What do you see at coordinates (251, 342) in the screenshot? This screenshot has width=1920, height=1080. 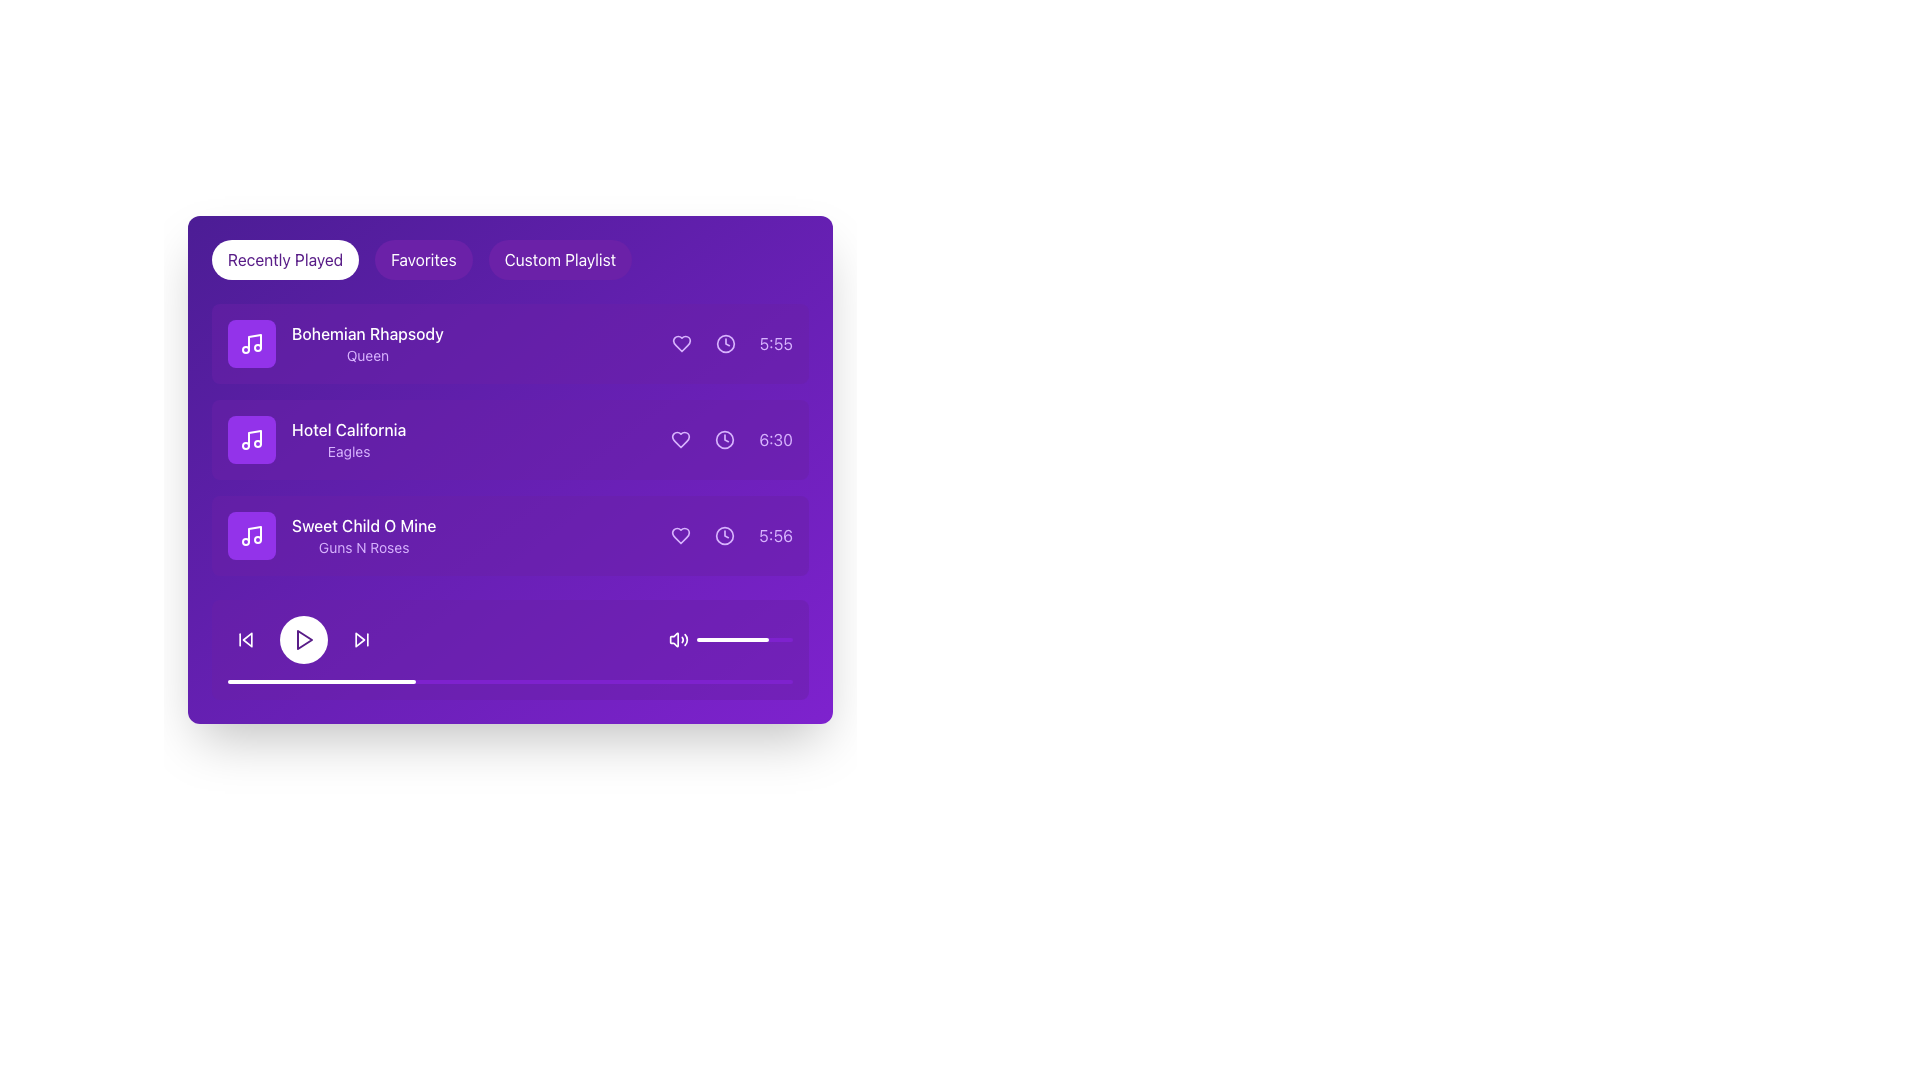 I see `the music track icon for 'Bohemian Rhapsody' located in the first cell under the purple background section labeled 'Recently Played'` at bounding box center [251, 342].